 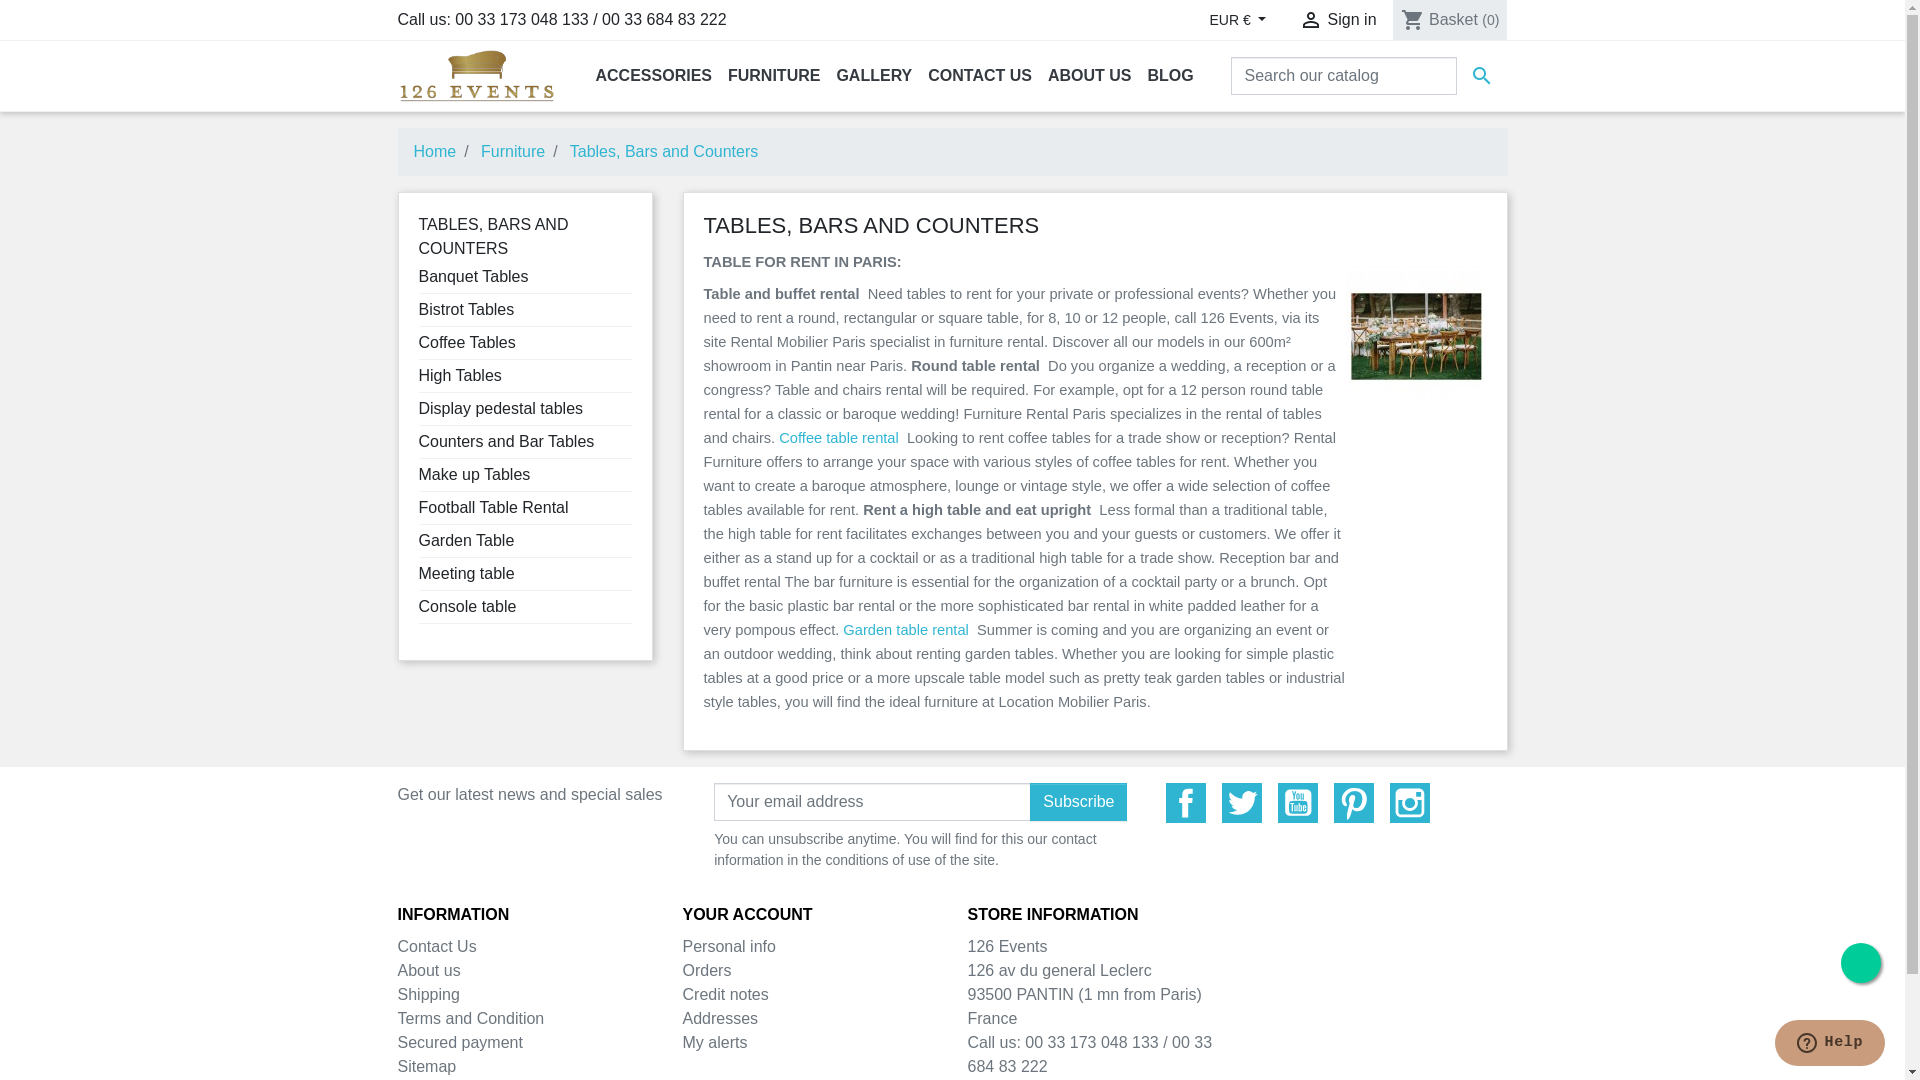 I want to click on 'Coffee Tables', so click(x=465, y=341).